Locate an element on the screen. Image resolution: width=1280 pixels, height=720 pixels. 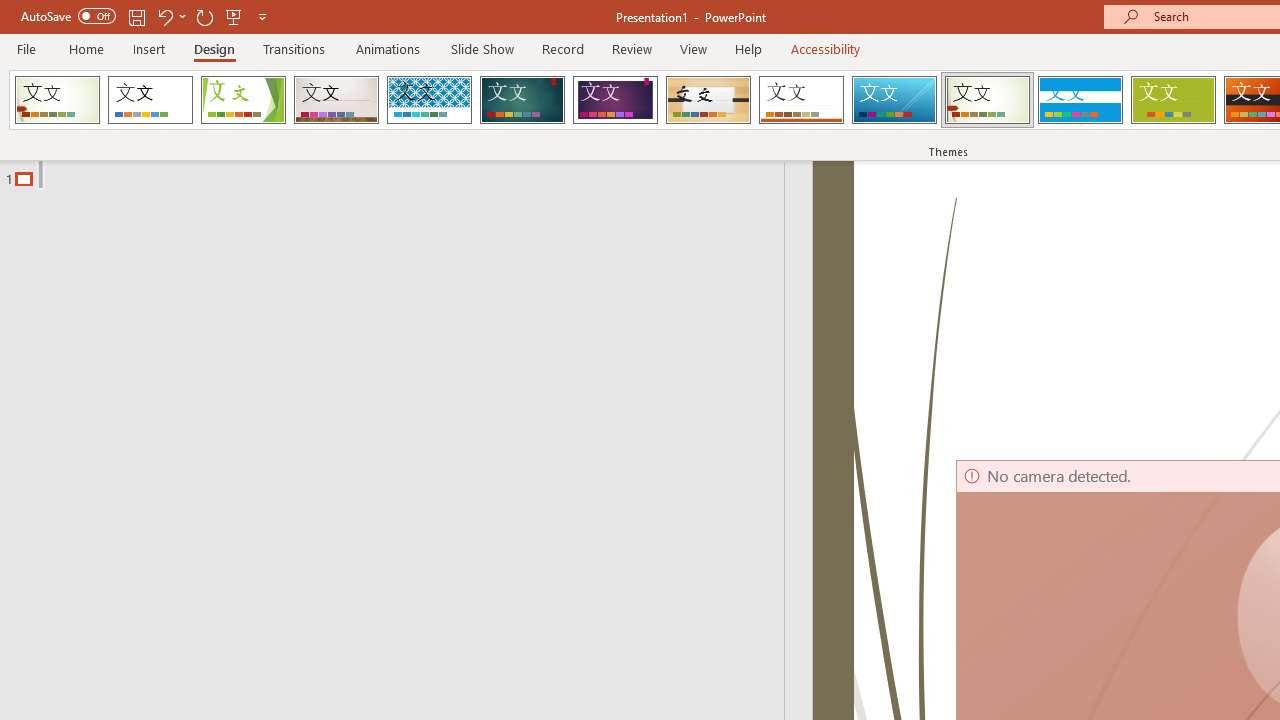
'Wisp' is located at coordinates (987, 100).